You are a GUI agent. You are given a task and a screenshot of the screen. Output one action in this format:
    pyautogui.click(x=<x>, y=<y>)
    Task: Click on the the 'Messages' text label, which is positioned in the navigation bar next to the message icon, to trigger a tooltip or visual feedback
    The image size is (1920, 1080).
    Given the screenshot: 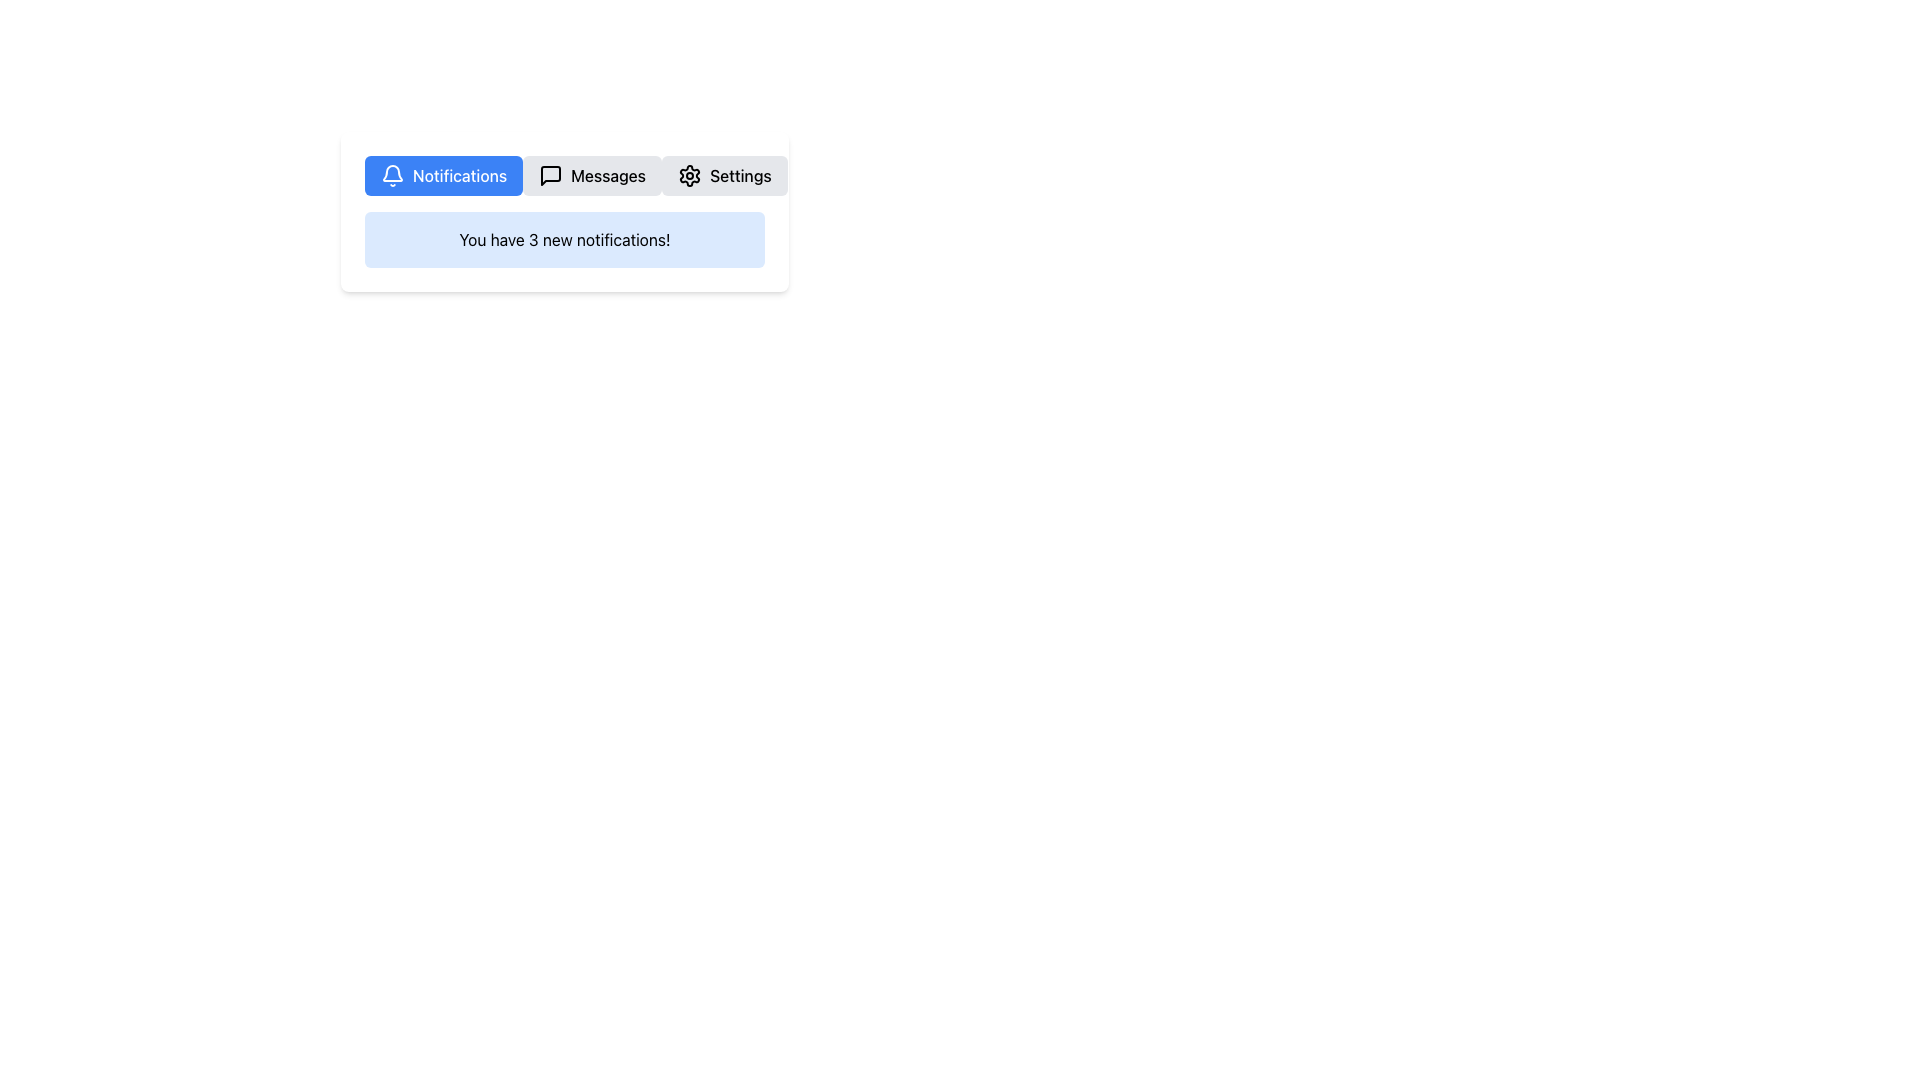 What is the action you would take?
    pyautogui.click(x=607, y=175)
    